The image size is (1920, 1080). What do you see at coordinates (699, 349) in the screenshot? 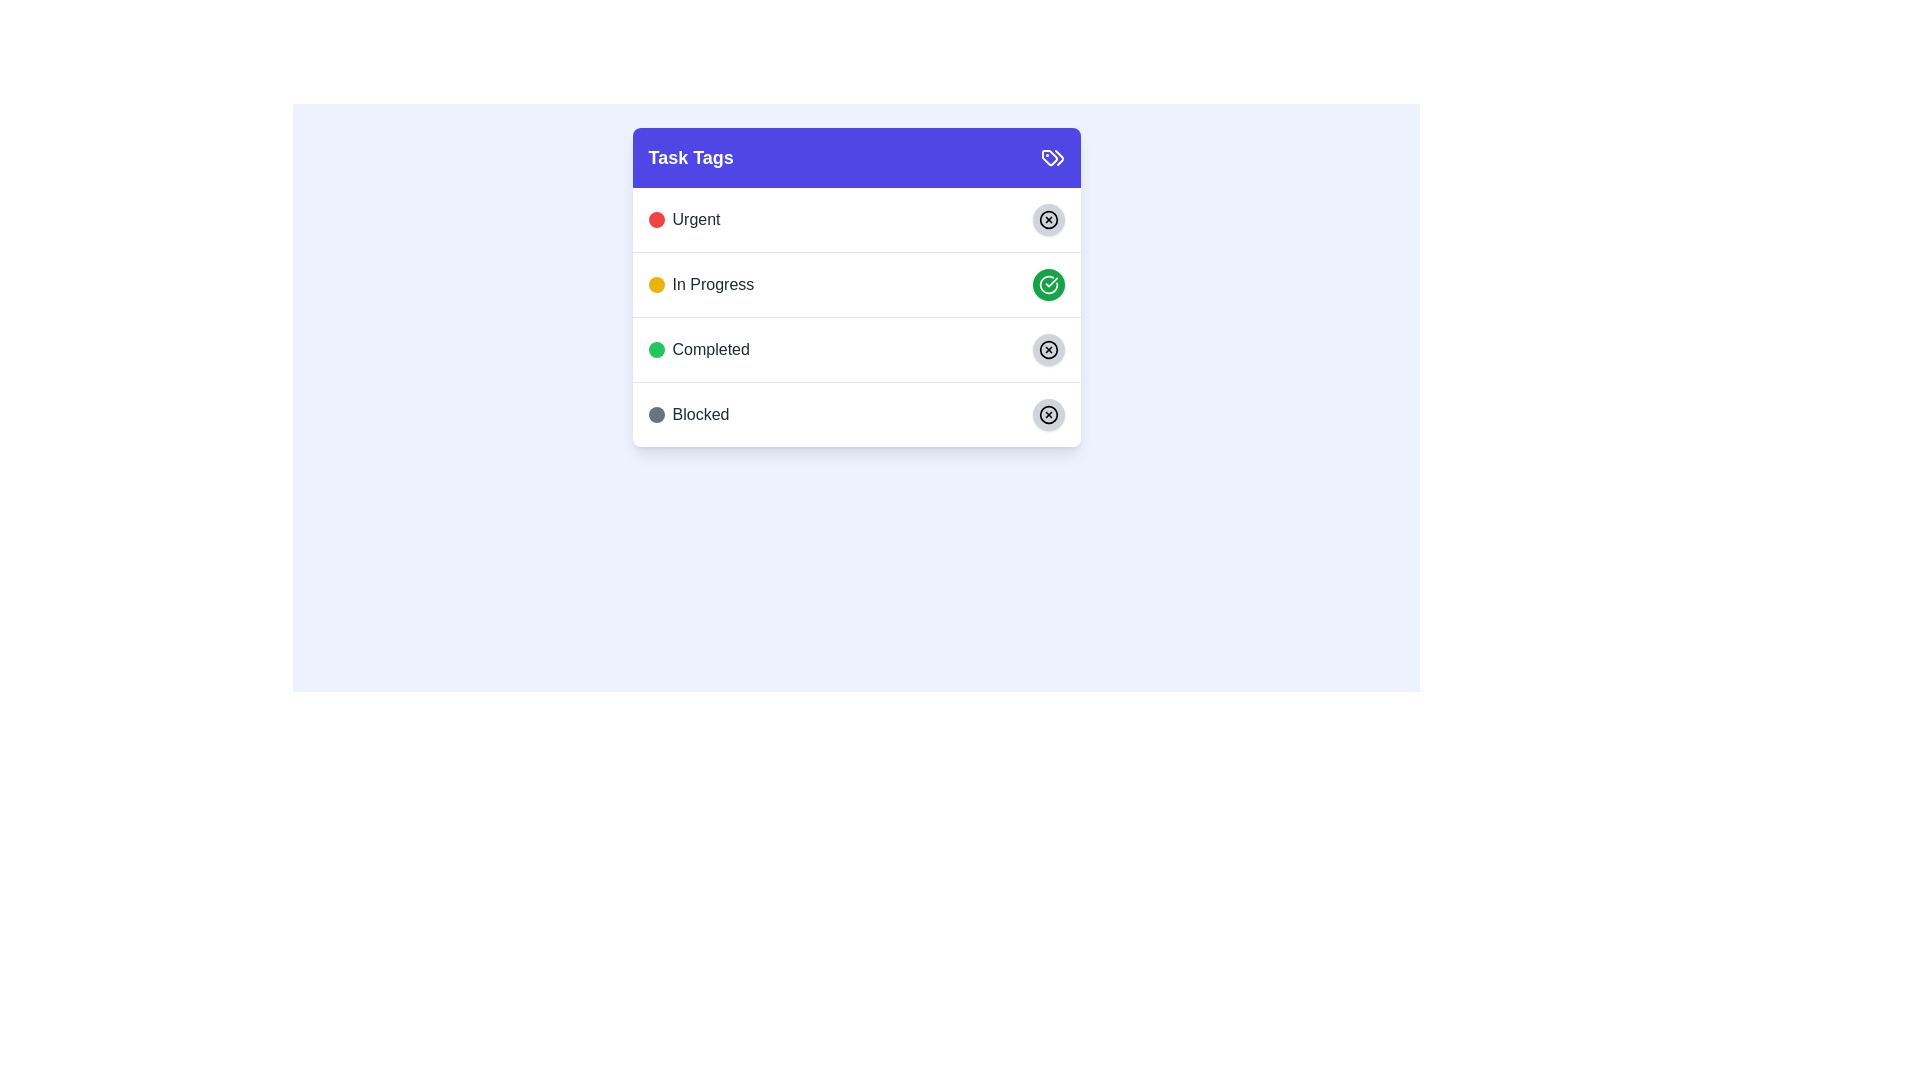
I see `the 'Completed' status indicator in the 'Task Tags' panel, which is the third item in the list, located to the left of a circular gray button with an 'X' icon` at bounding box center [699, 349].